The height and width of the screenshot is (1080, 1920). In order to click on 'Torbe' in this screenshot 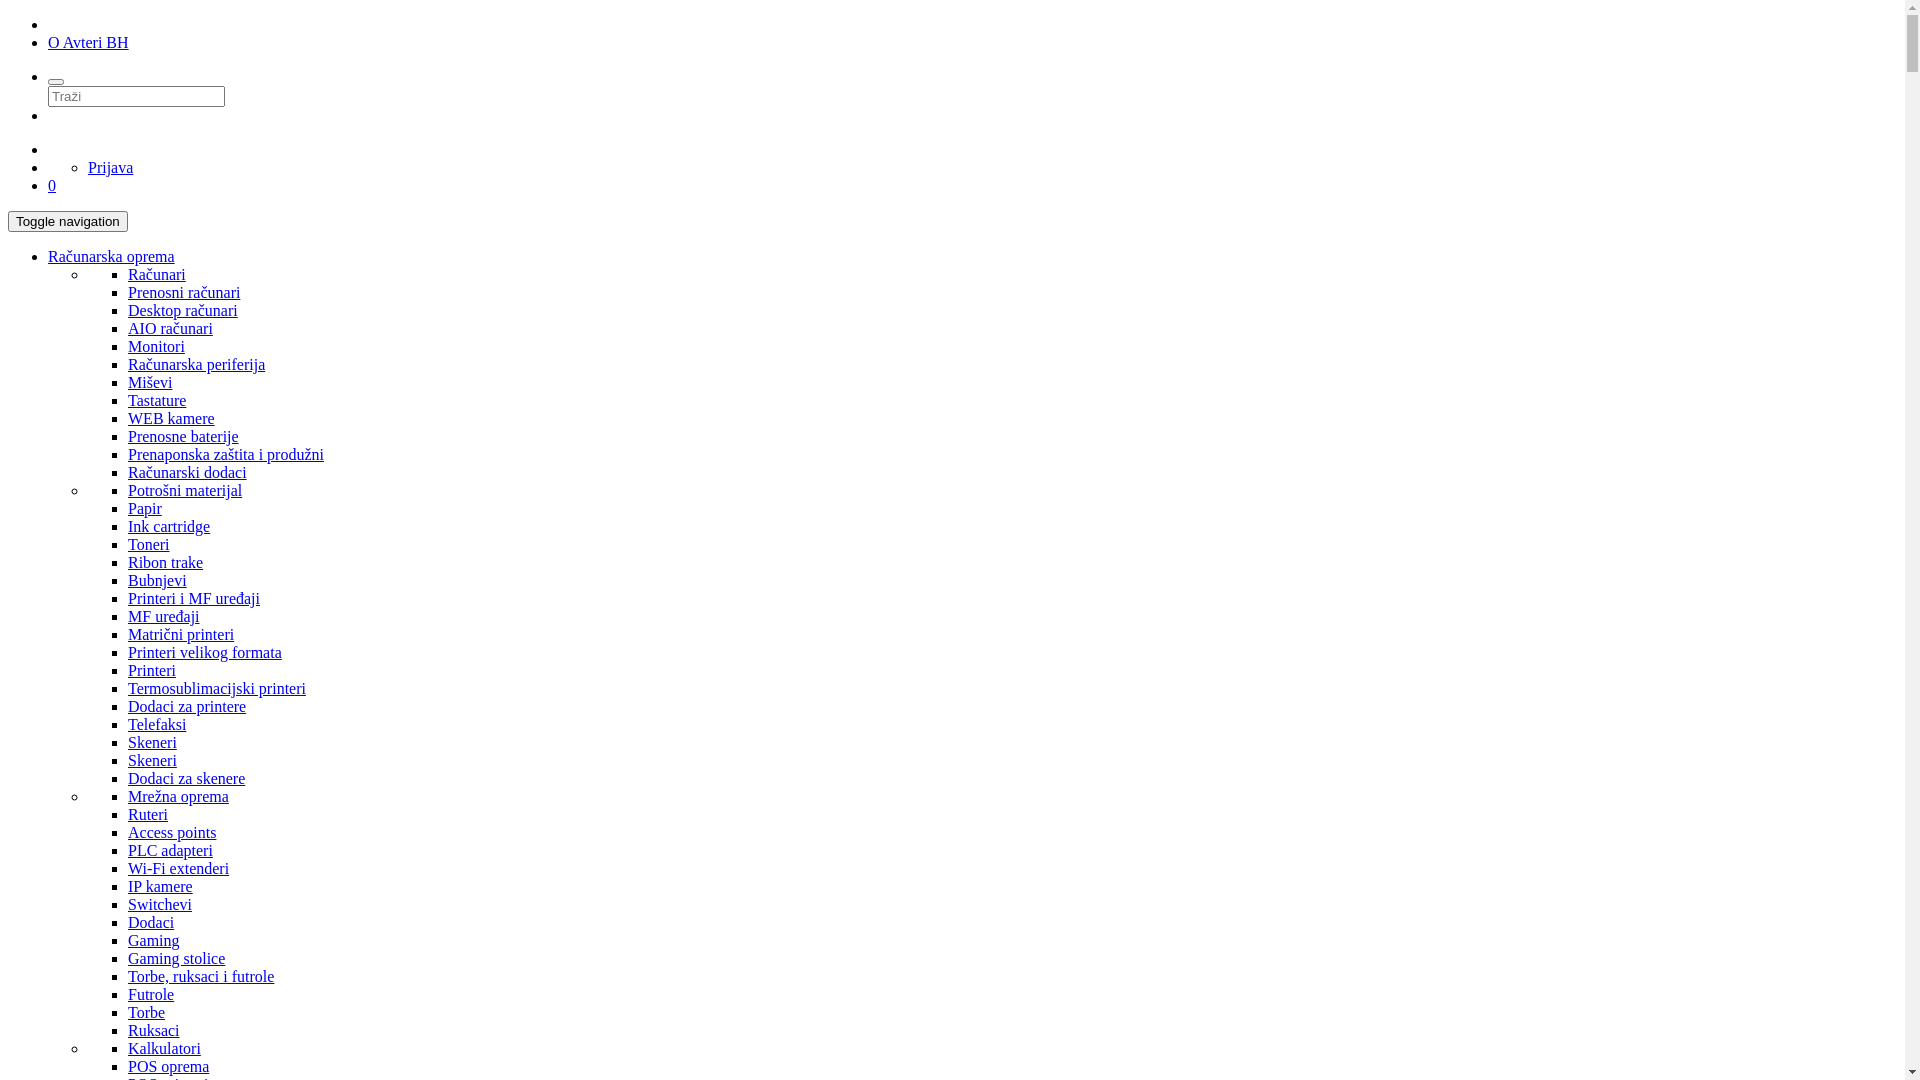, I will do `click(127, 1012)`.